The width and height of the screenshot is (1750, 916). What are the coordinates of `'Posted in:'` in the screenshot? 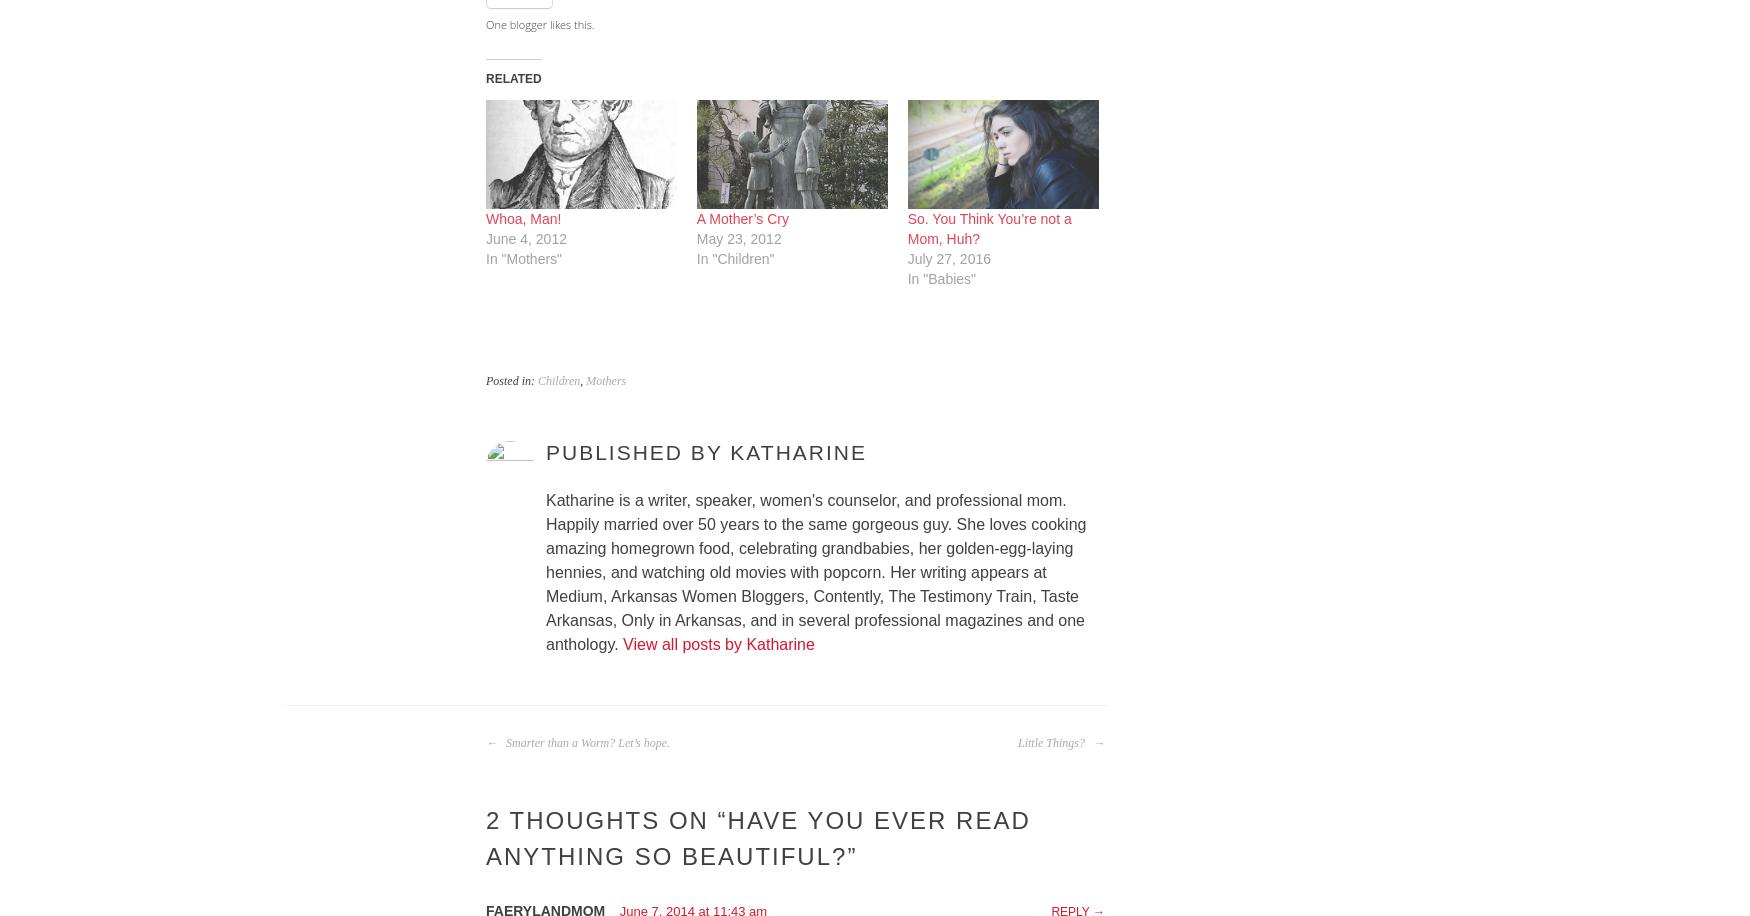 It's located at (511, 380).